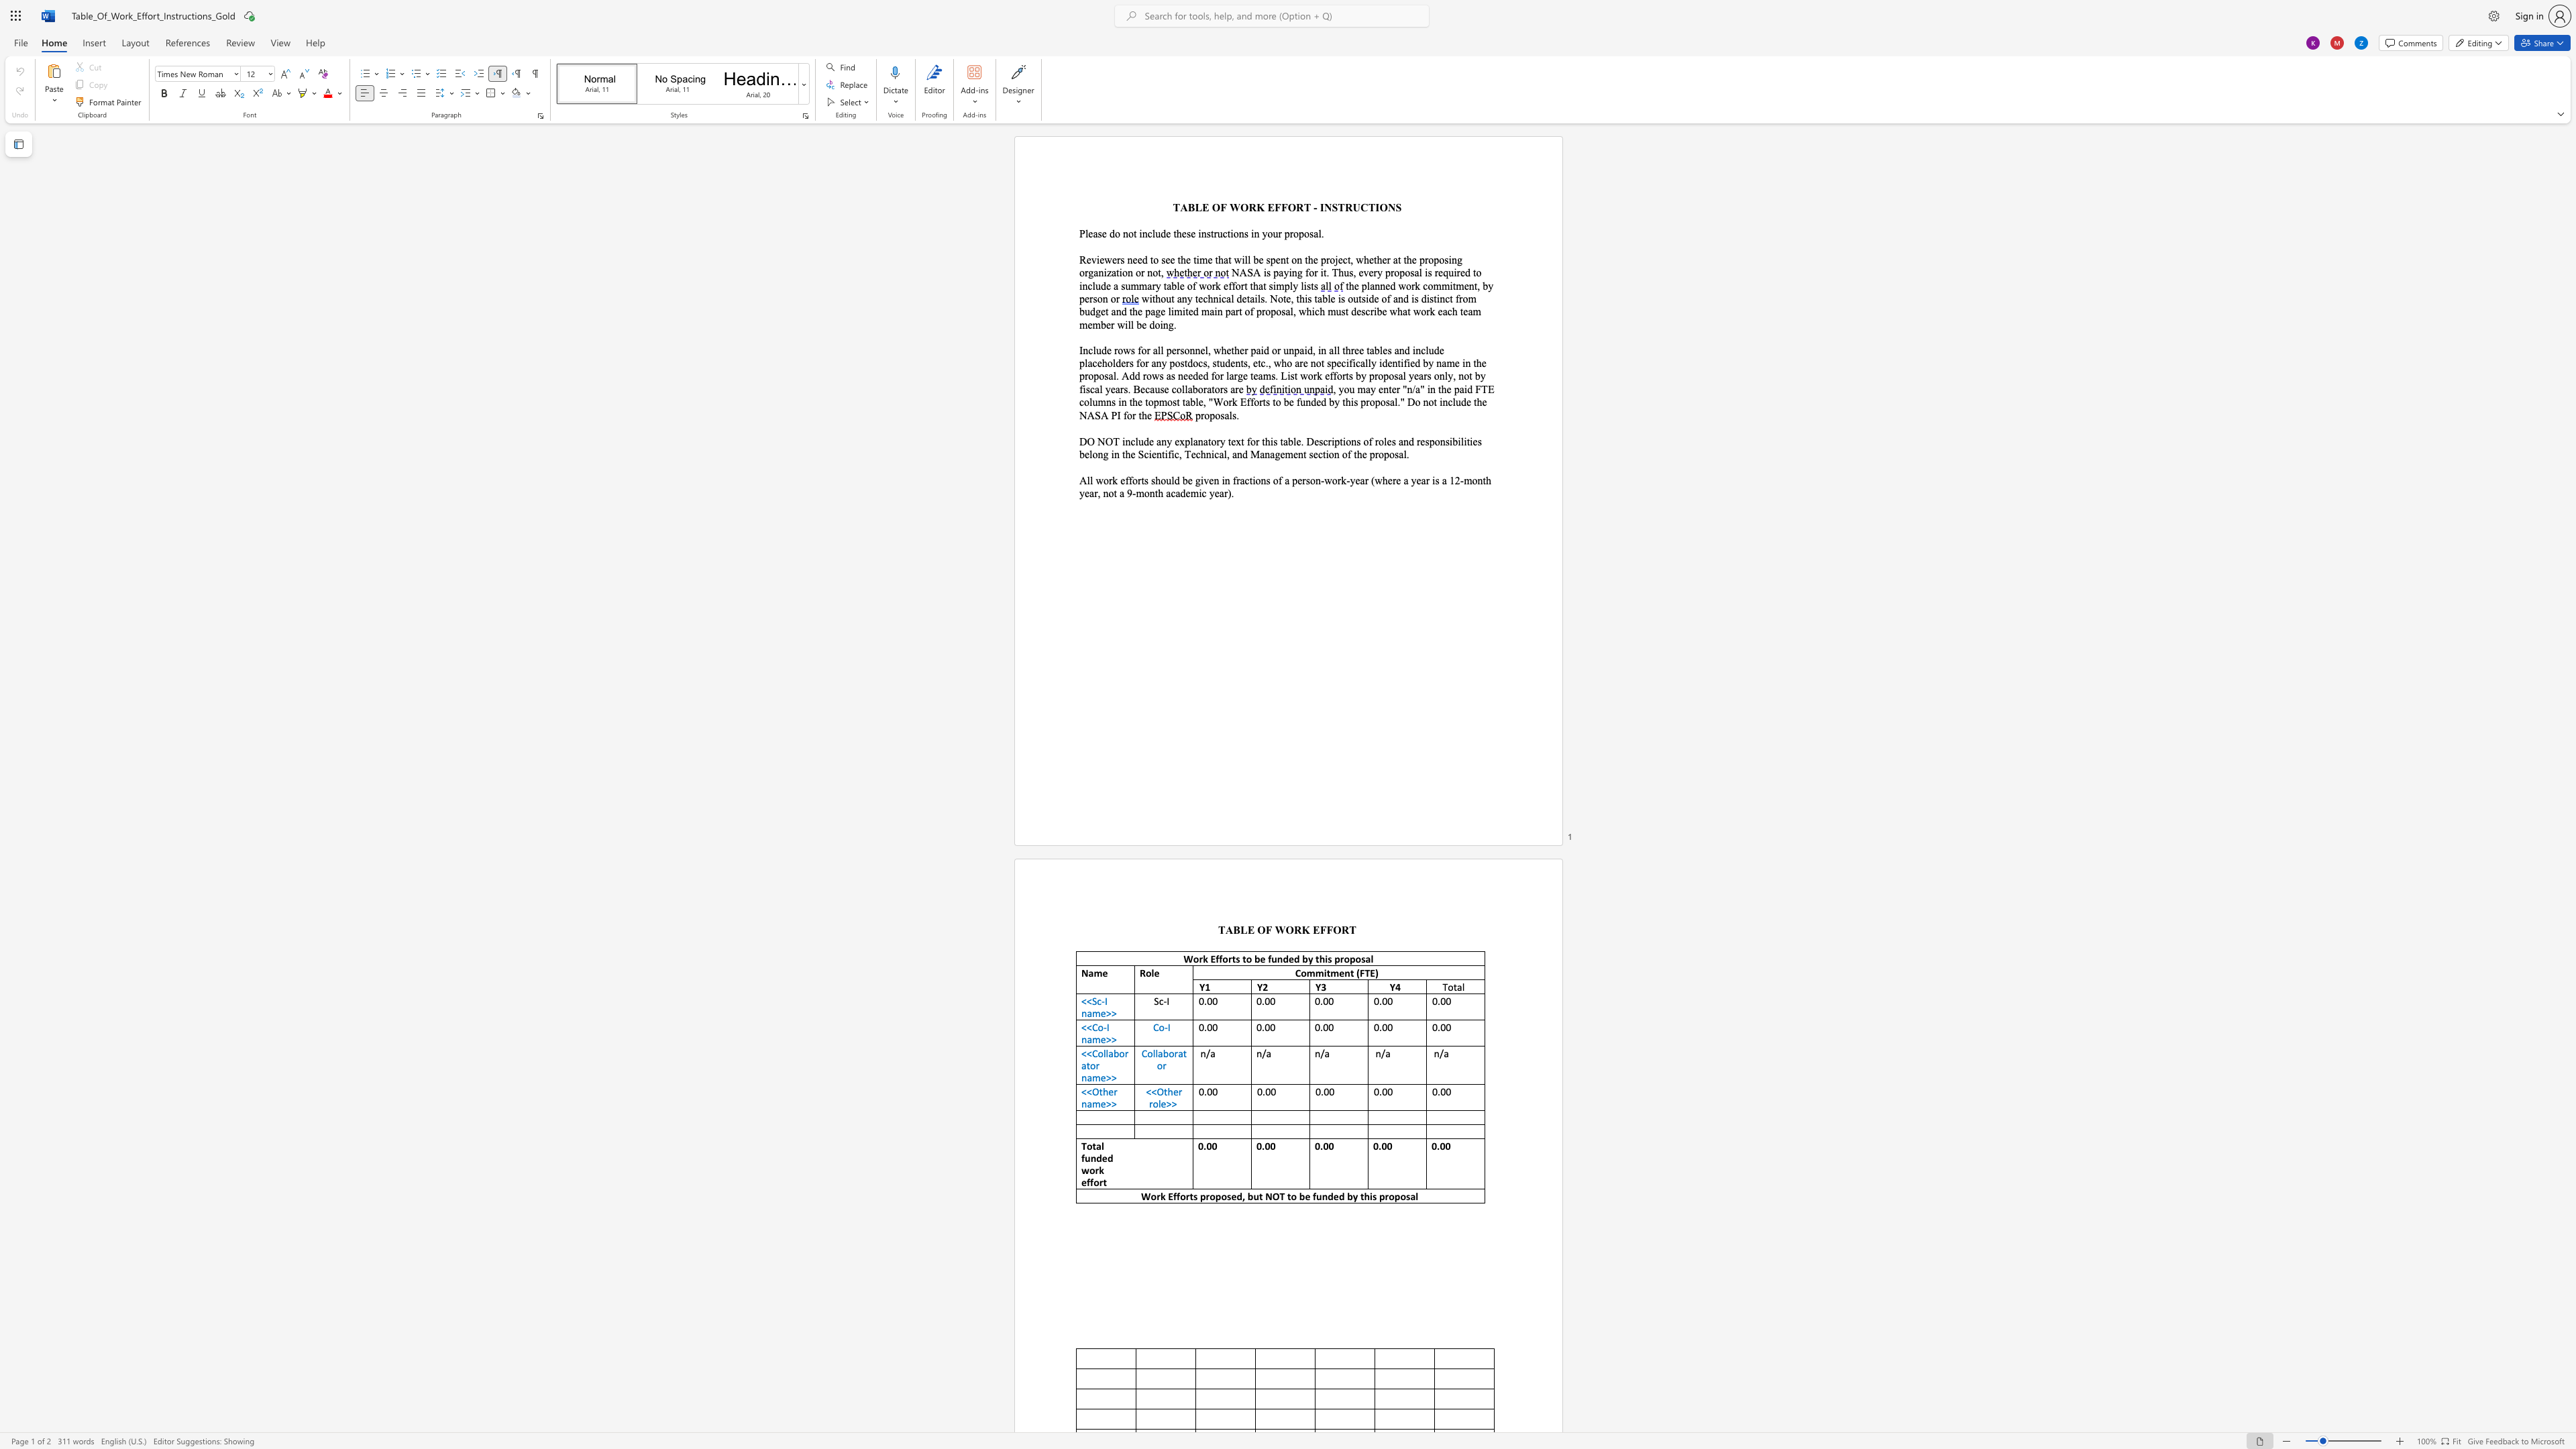  Describe the element at coordinates (1320, 453) in the screenshot. I see `the 7th character "c" in the text` at that location.